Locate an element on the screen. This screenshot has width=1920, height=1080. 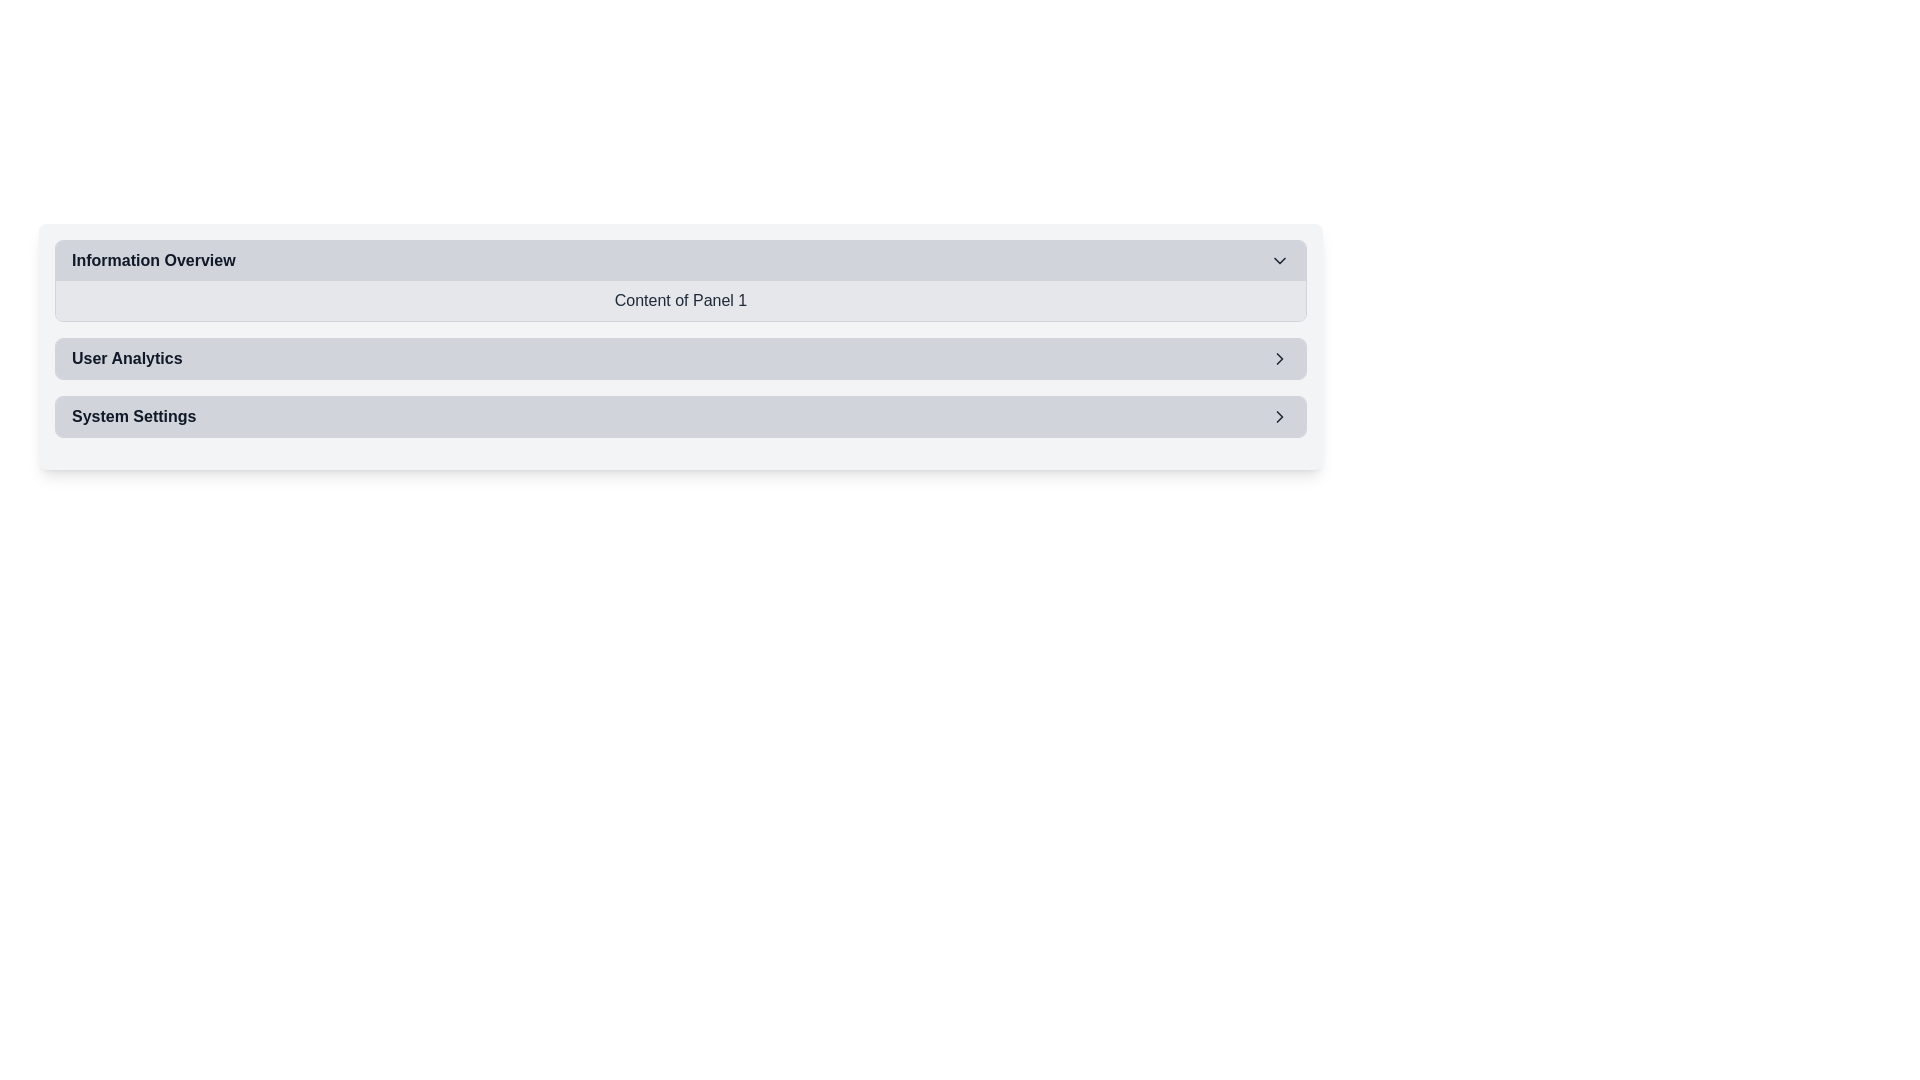
the toggle button located at the top of the panel to change its background style is located at coordinates (681, 260).